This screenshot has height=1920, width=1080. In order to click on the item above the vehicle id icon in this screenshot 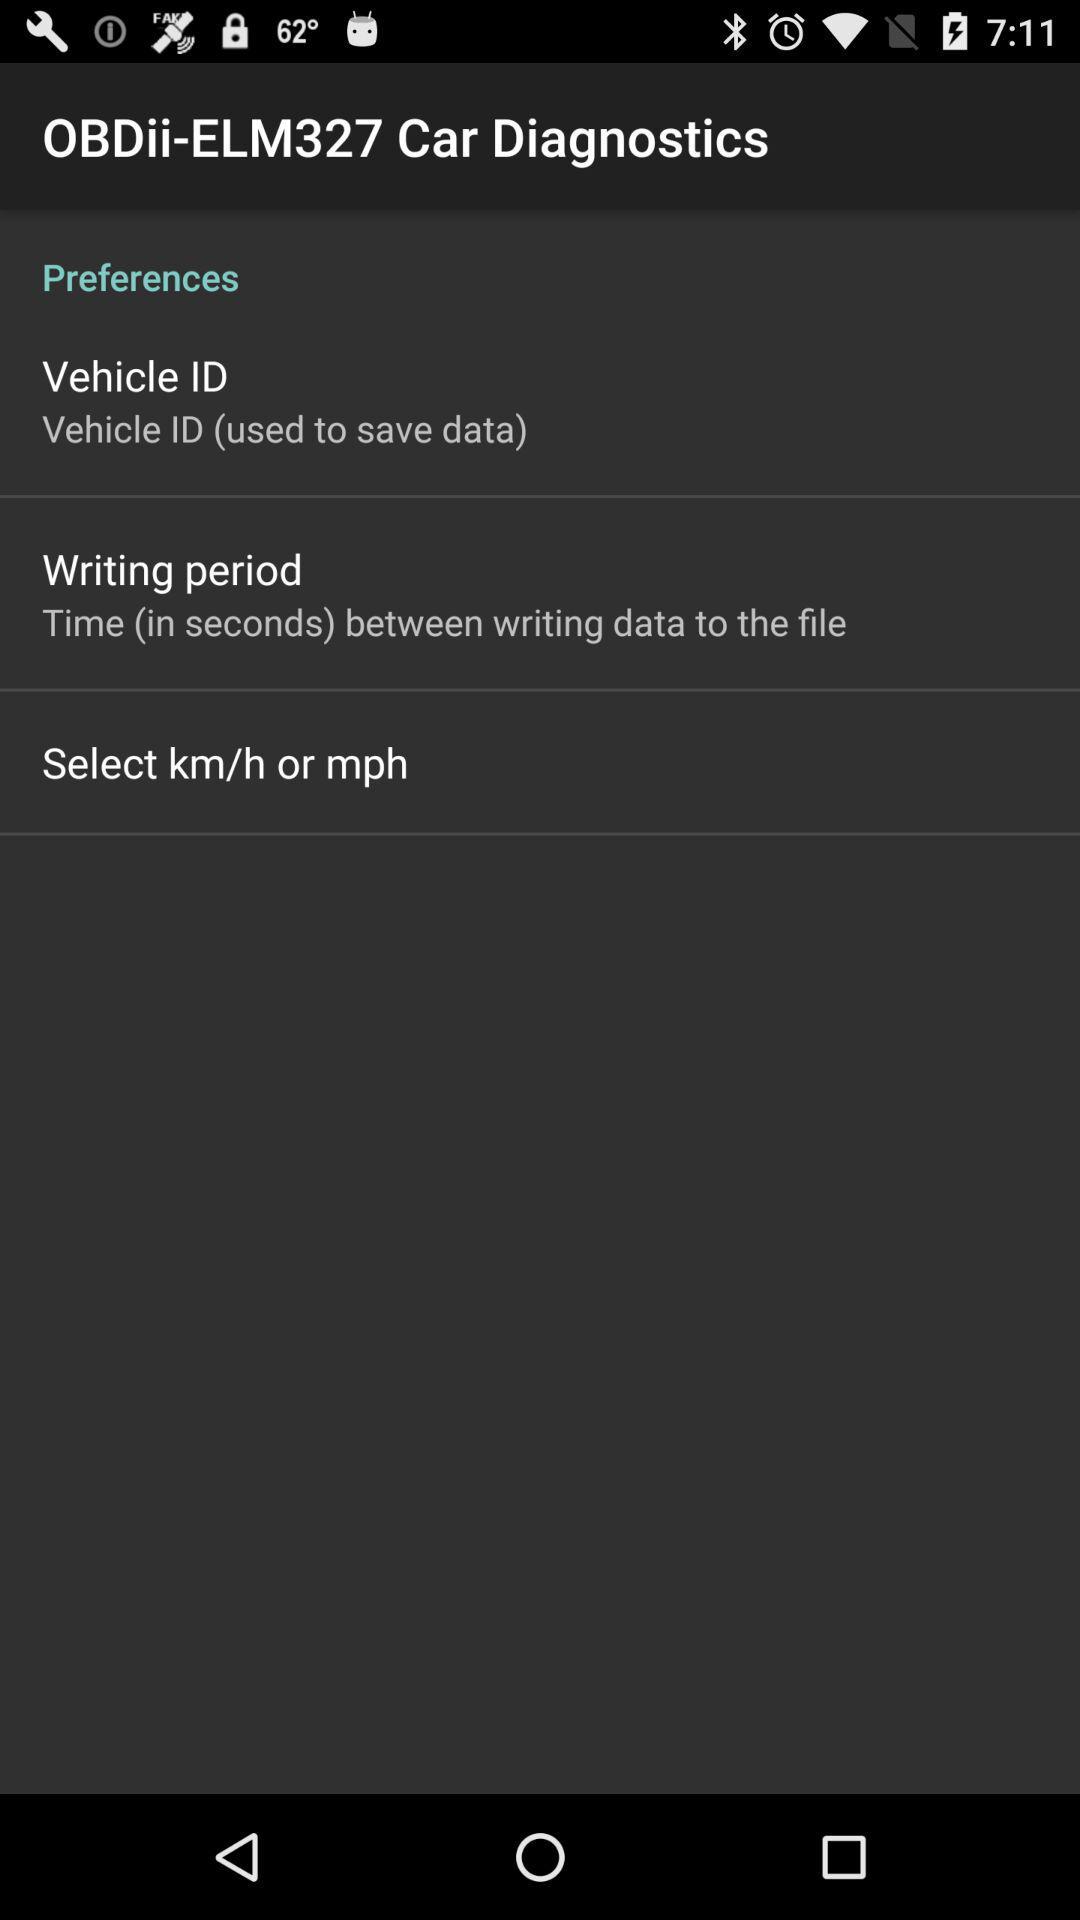, I will do `click(540, 254)`.